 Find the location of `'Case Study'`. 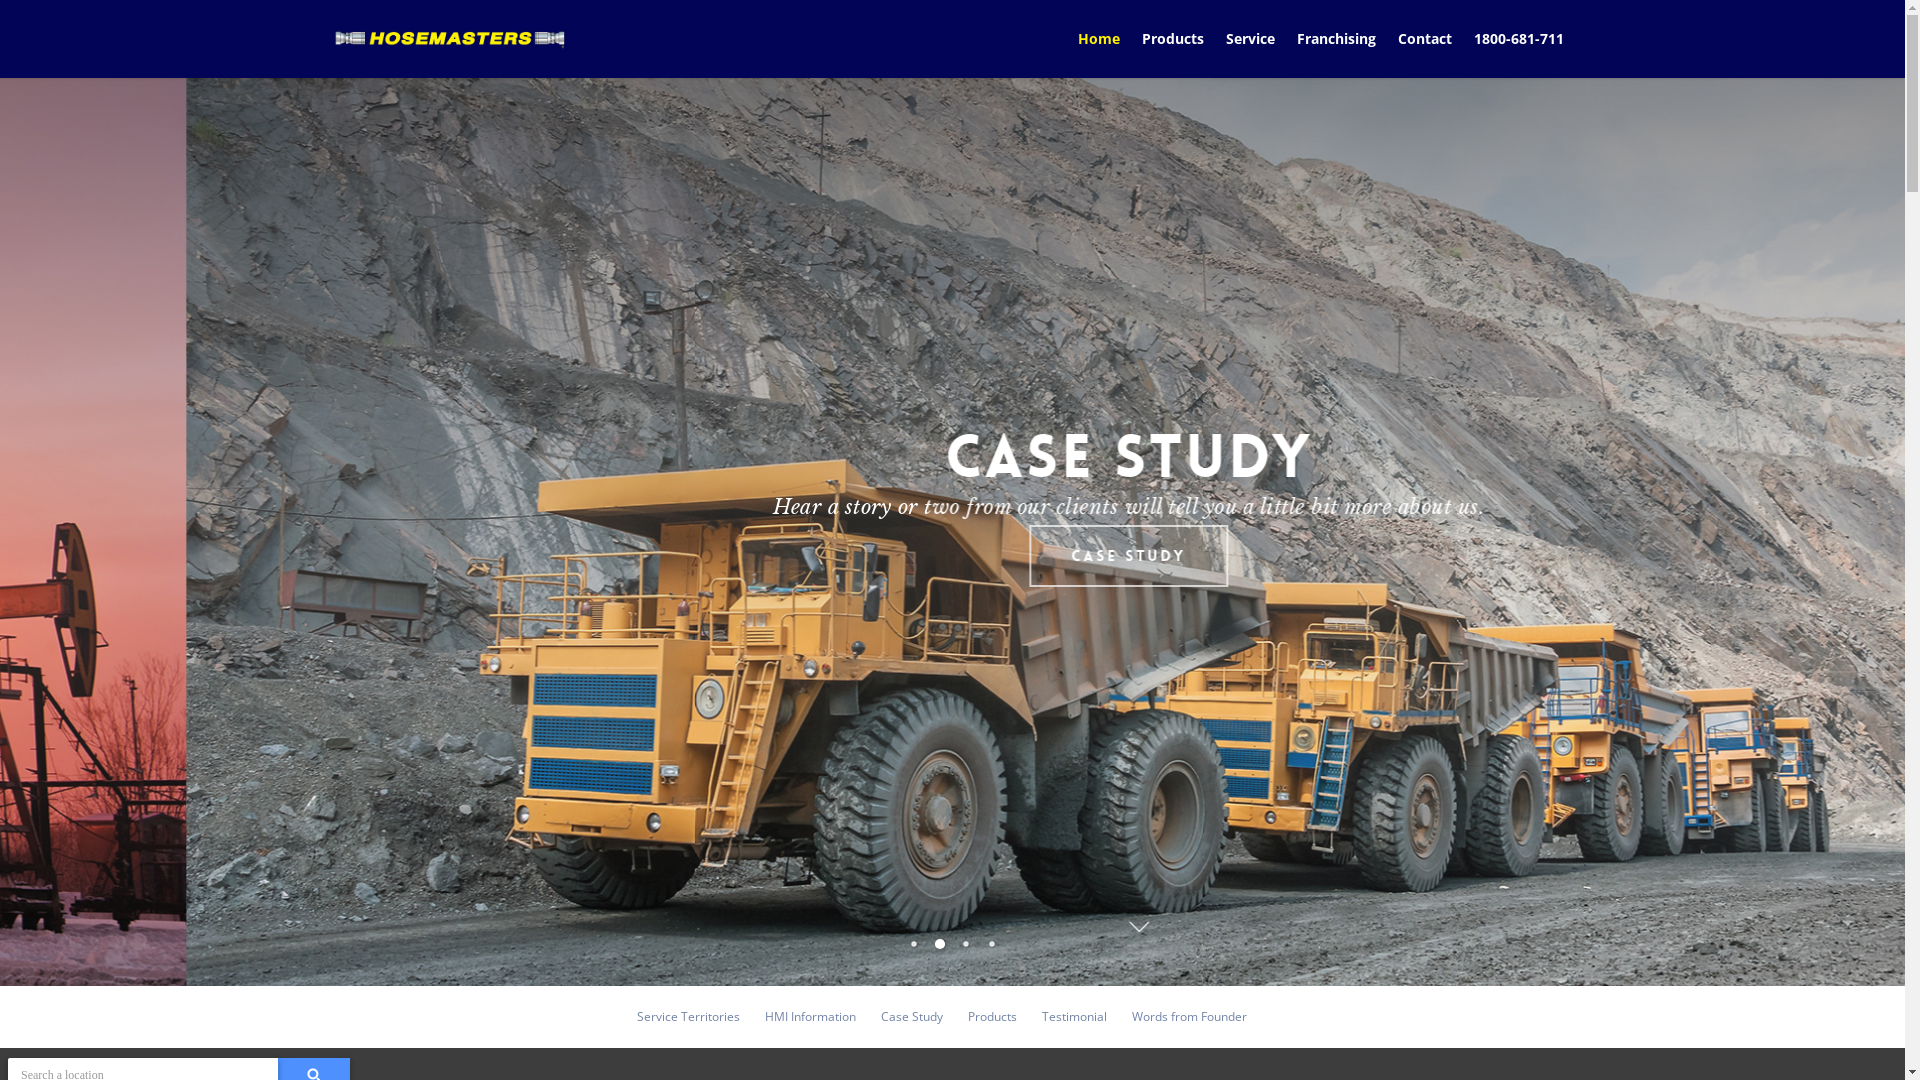

'Case Study' is located at coordinates (911, 1017).